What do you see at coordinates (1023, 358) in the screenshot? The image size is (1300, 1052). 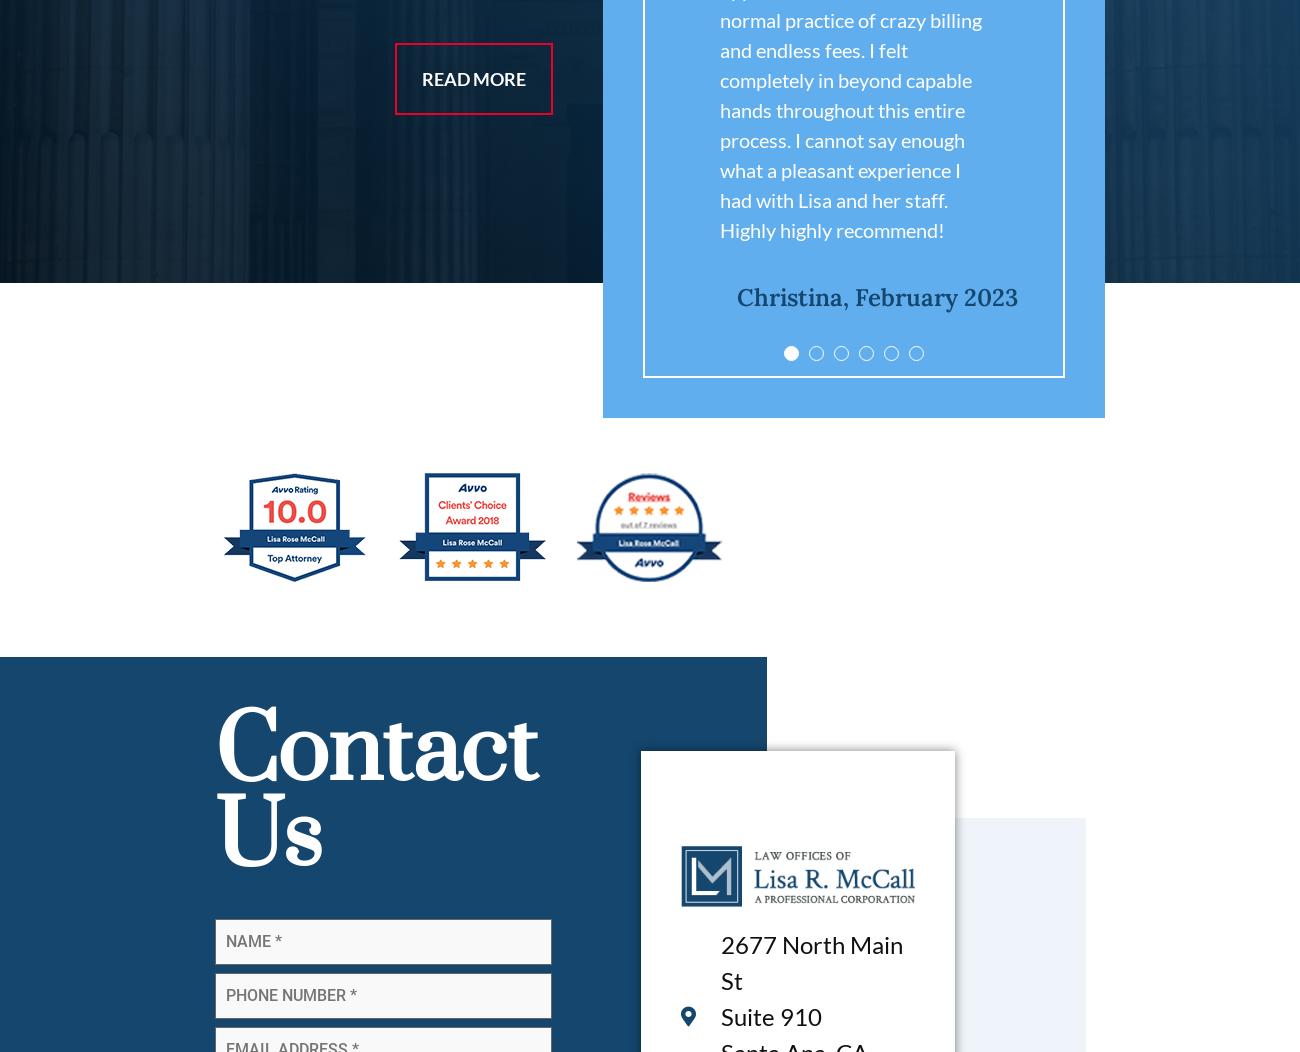 I see `'4'` at bounding box center [1023, 358].